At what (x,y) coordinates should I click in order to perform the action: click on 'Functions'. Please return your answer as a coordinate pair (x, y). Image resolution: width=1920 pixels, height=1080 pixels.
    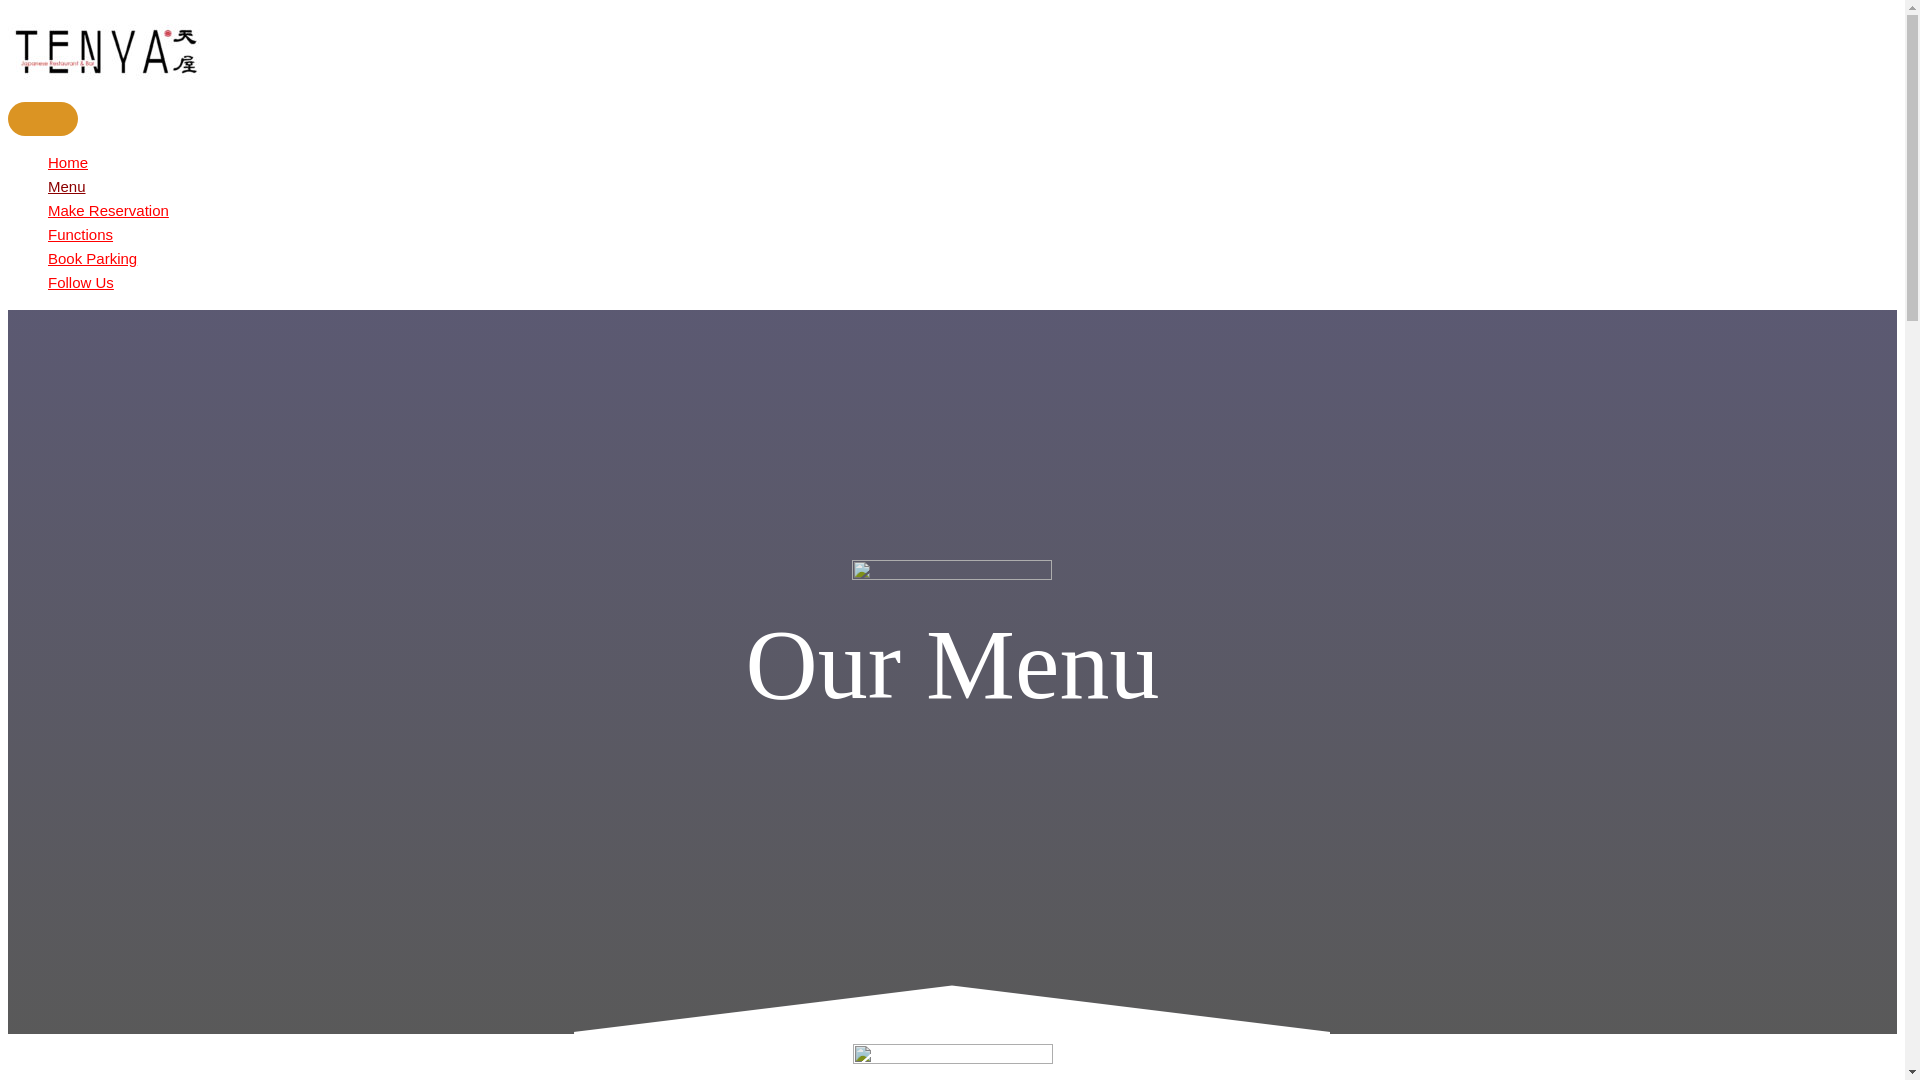
    Looking at the image, I should click on (48, 234).